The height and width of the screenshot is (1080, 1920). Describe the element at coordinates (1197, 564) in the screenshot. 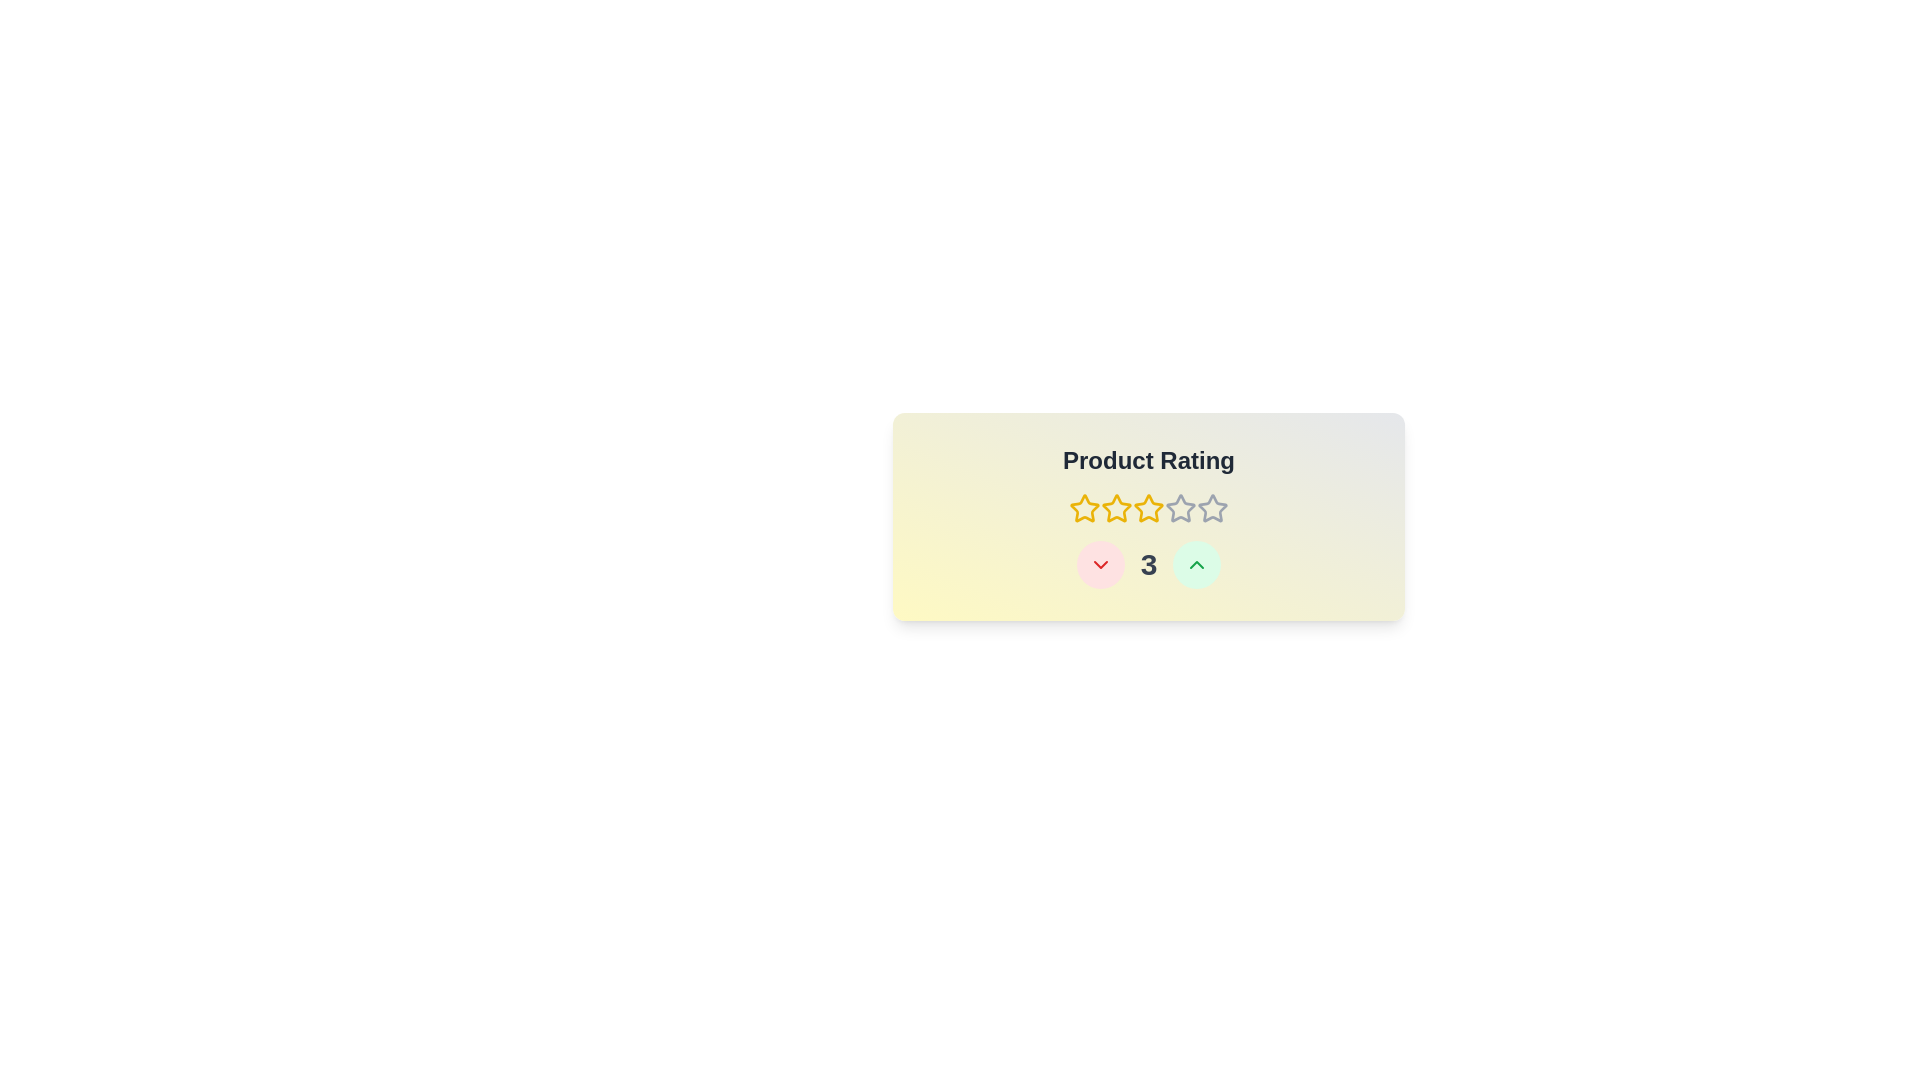

I see `the chevron button located to the right of the number '3' in the rating interface panel to increment the value` at that location.